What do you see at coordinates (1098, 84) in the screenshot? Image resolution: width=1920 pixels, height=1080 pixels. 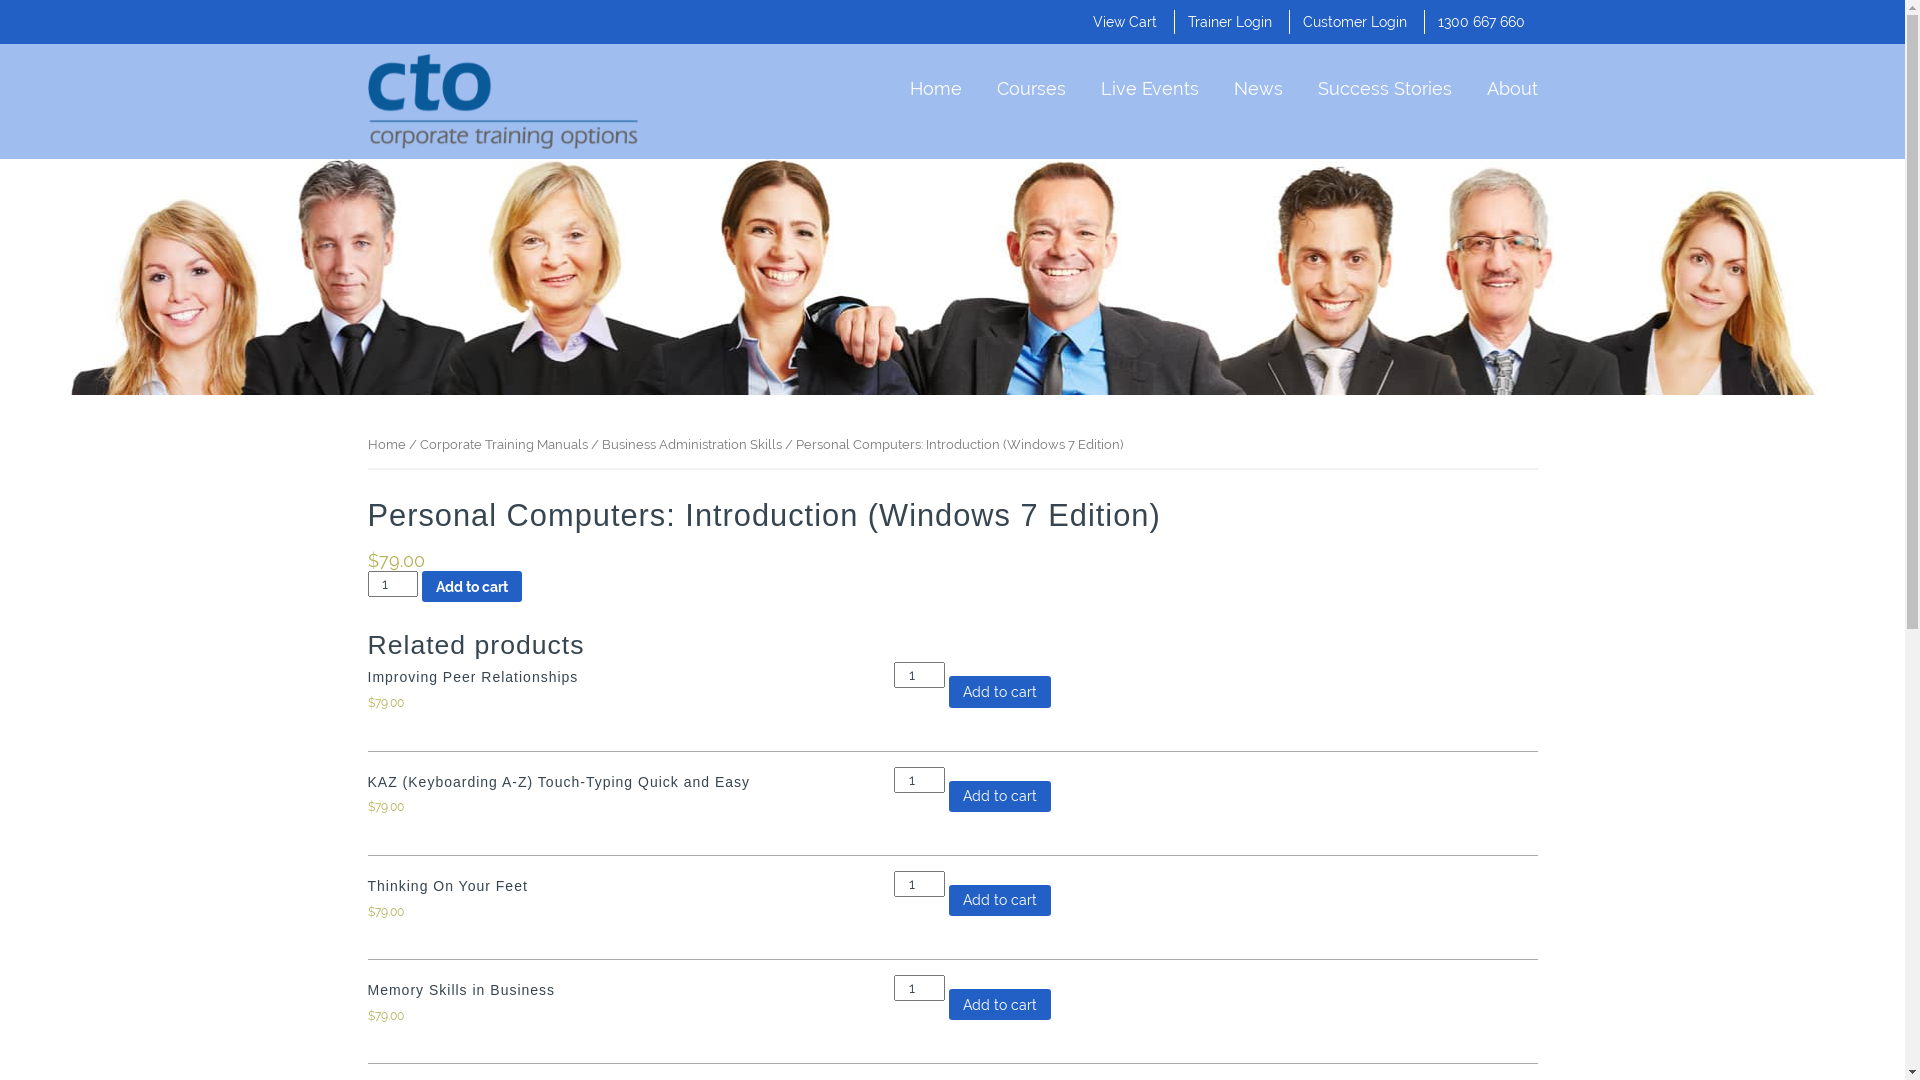 I see `'Live Events'` at bounding box center [1098, 84].